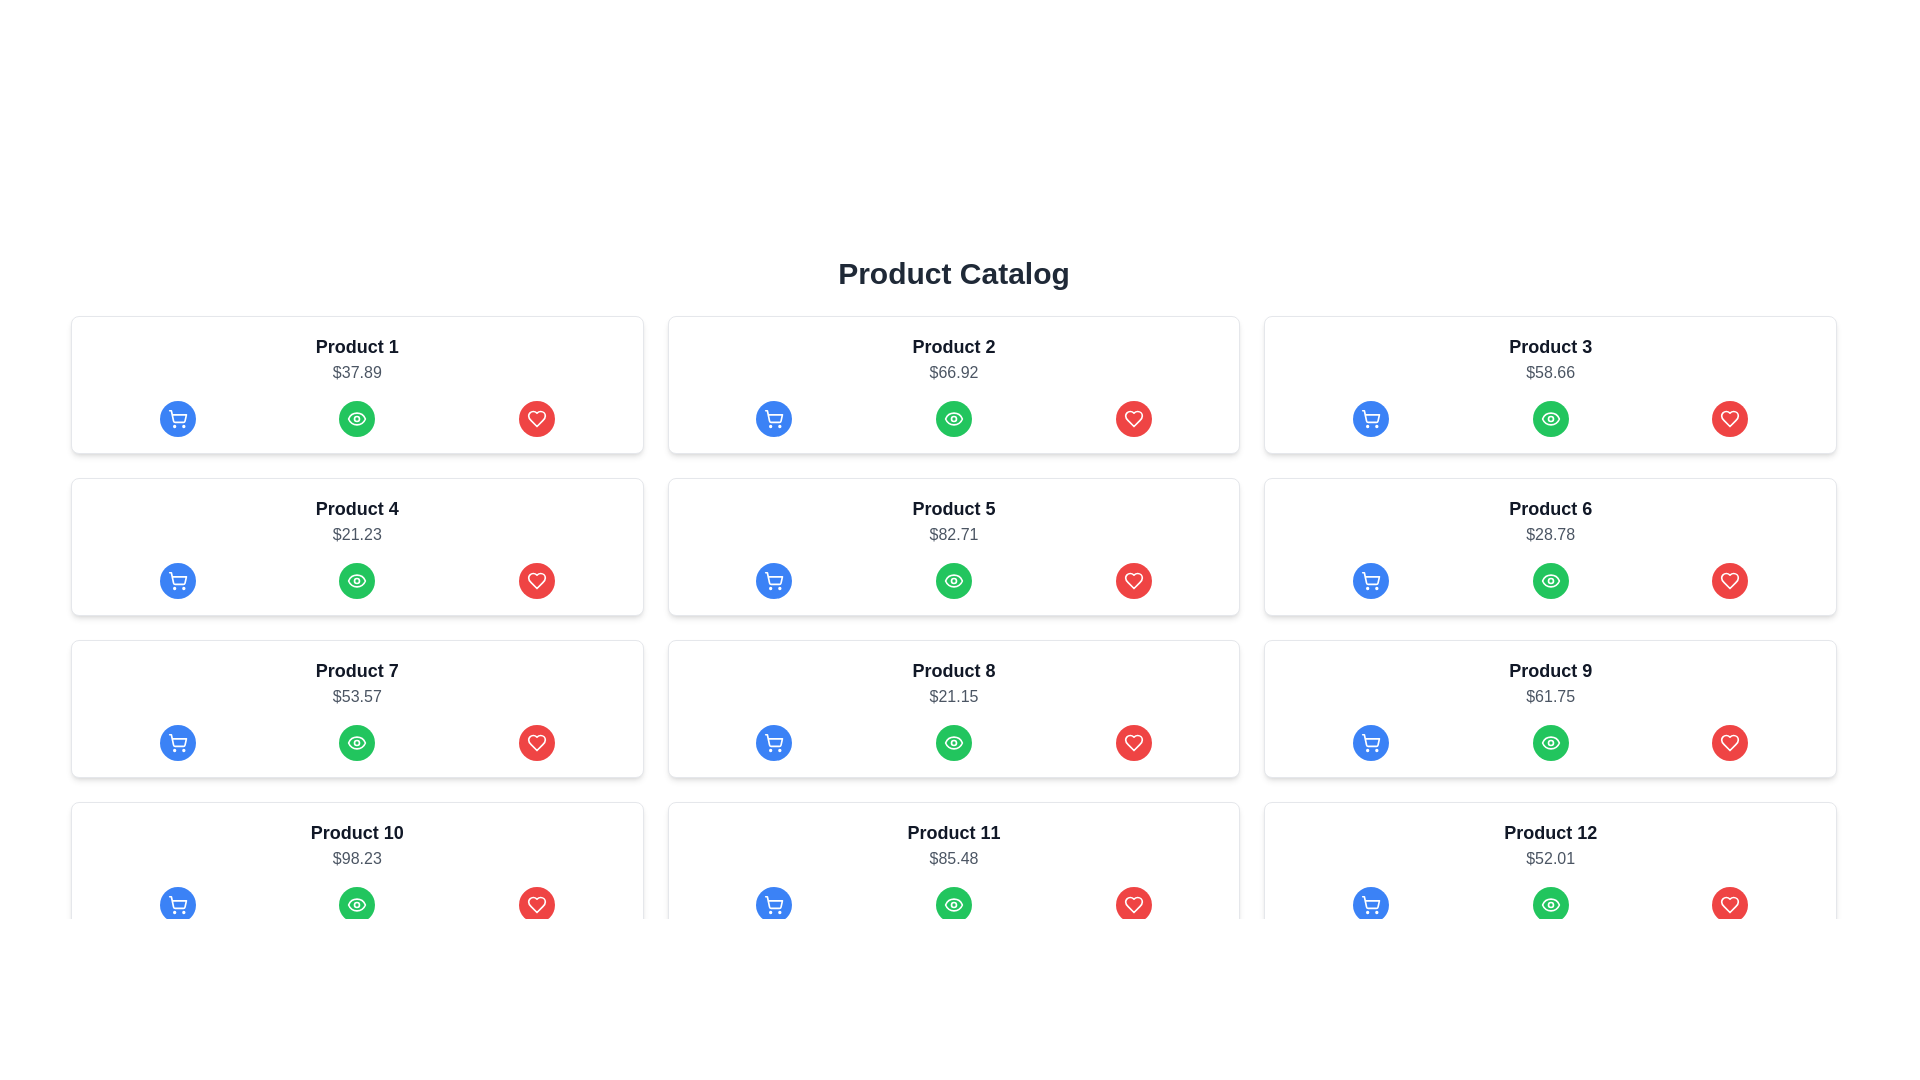 The image size is (1920, 1080). I want to click on the text label that identifies 'Product 2', located at the top-center of its product card in the second column of the first row of the product catalog grid, so click(953, 346).